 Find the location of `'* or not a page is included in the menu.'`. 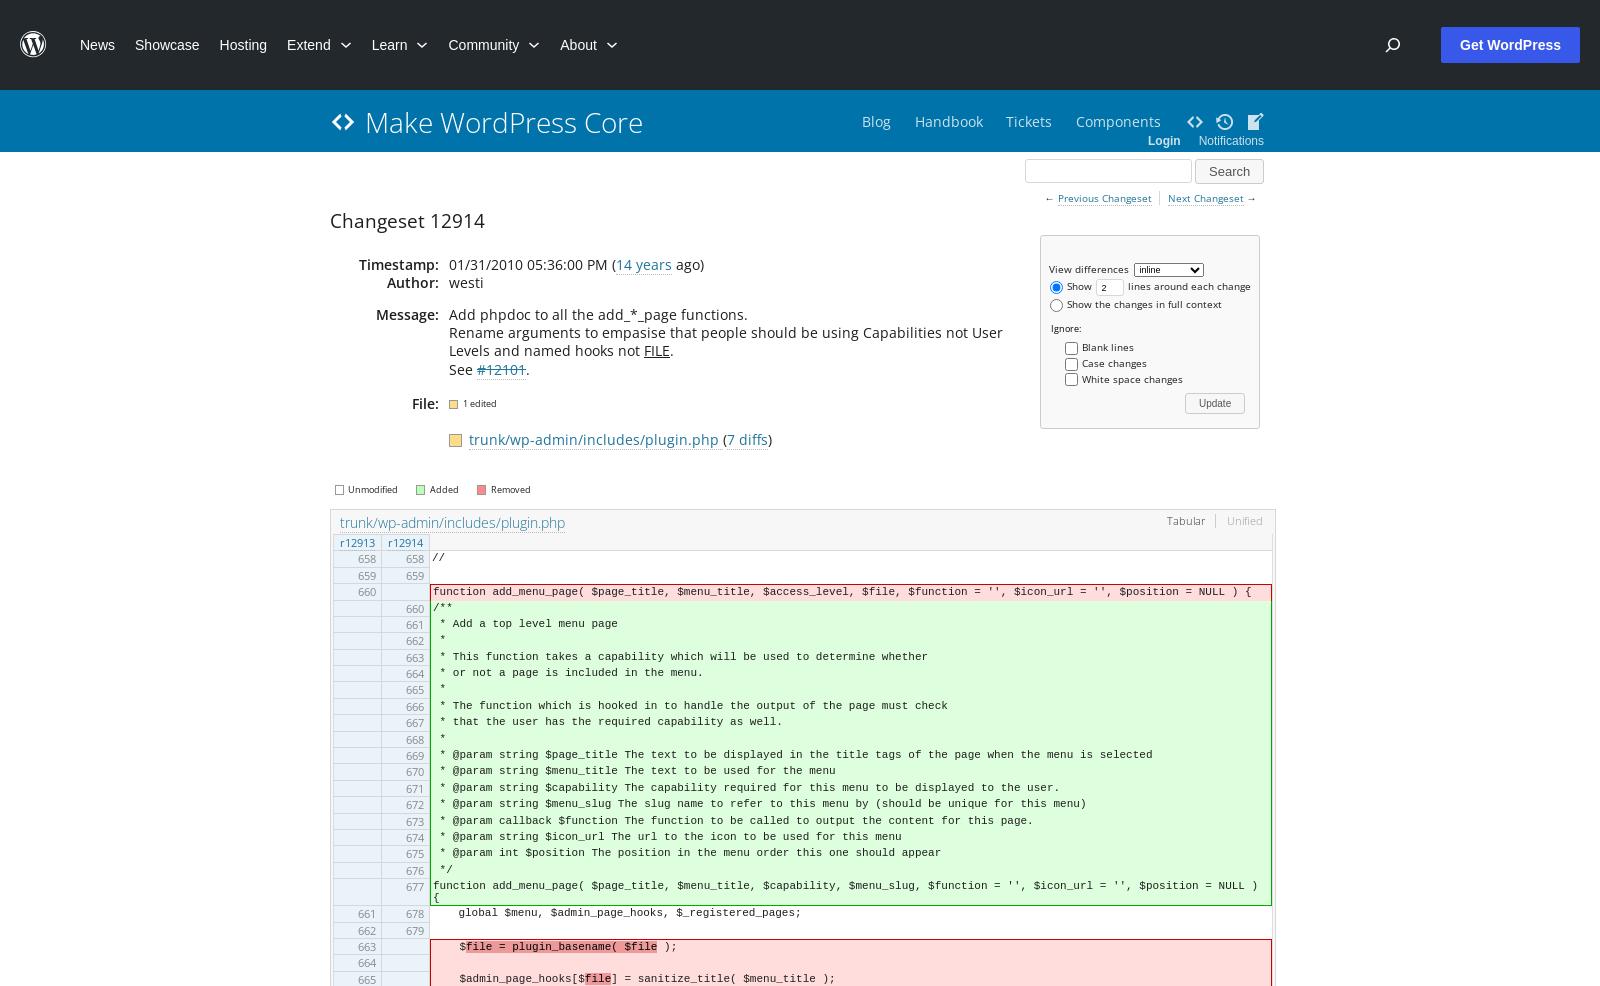

'* or not a page is included in the menu.' is located at coordinates (567, 672).